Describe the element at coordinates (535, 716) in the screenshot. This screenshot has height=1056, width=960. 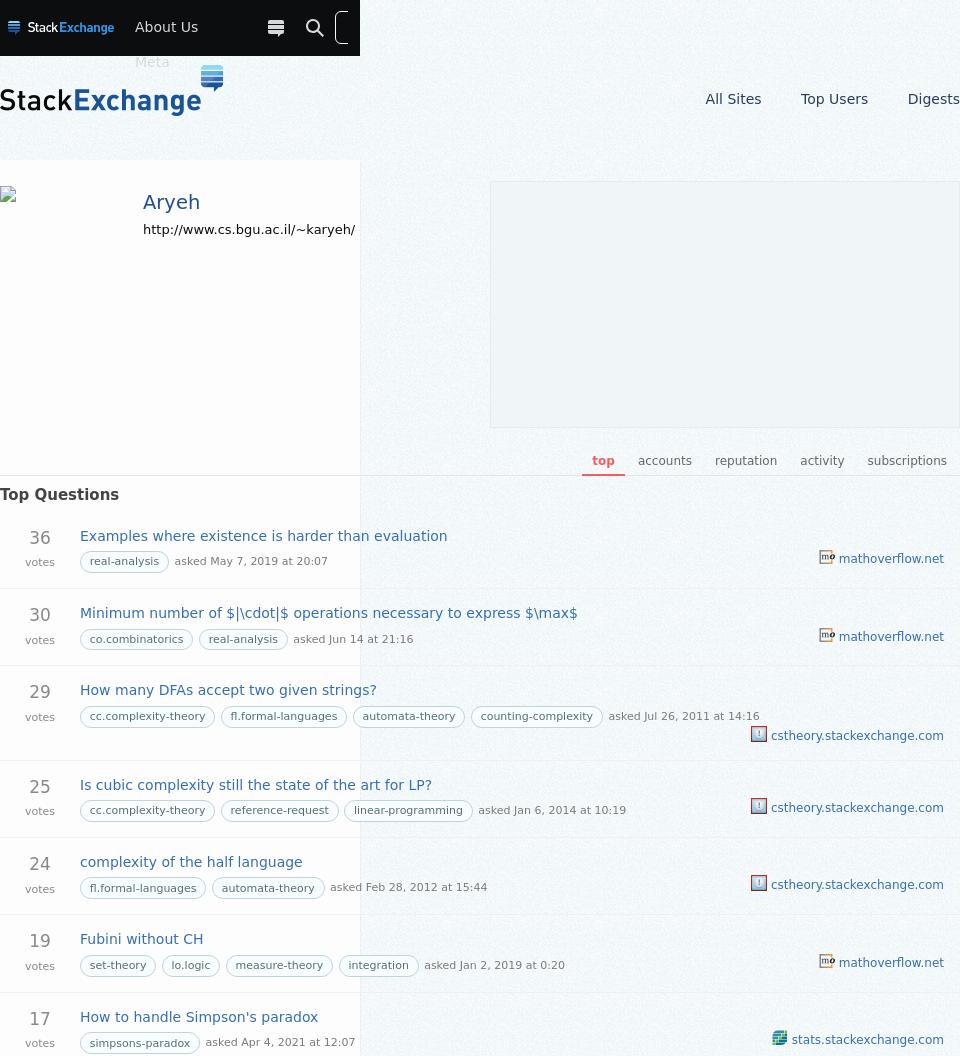
I see `'counting-complexity'` at that location.